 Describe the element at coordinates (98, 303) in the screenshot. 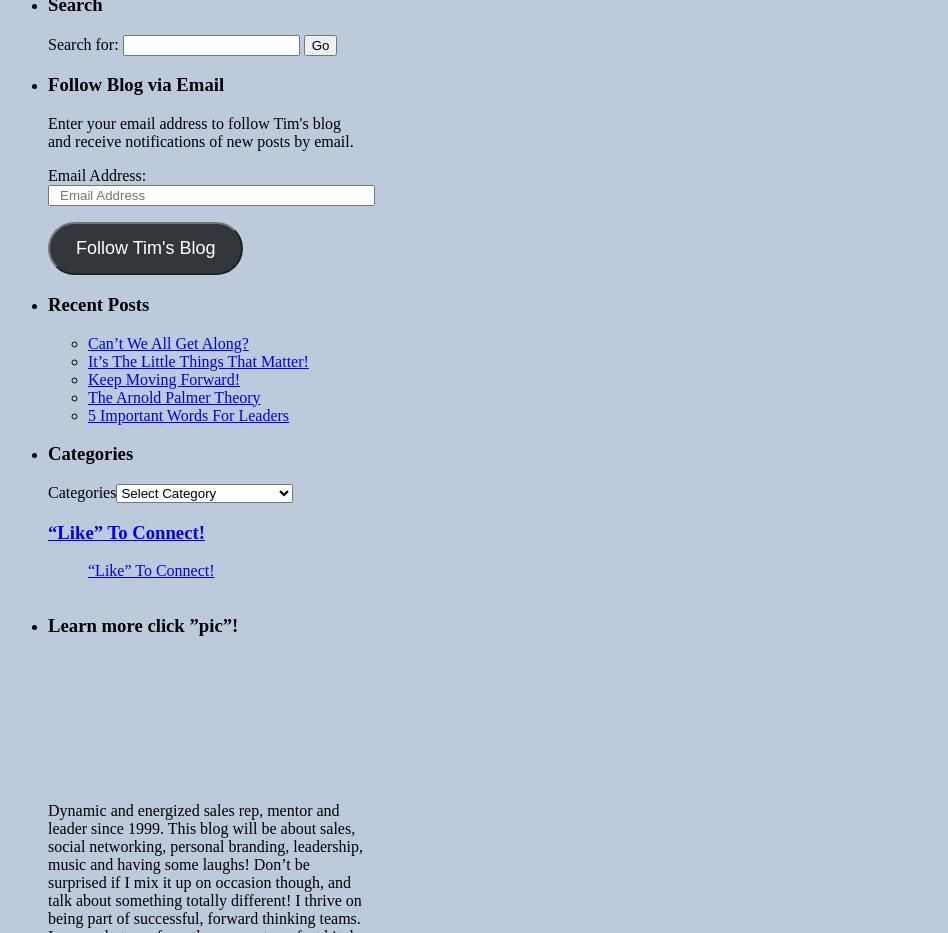

I see `'Recent Posts'` at that location.